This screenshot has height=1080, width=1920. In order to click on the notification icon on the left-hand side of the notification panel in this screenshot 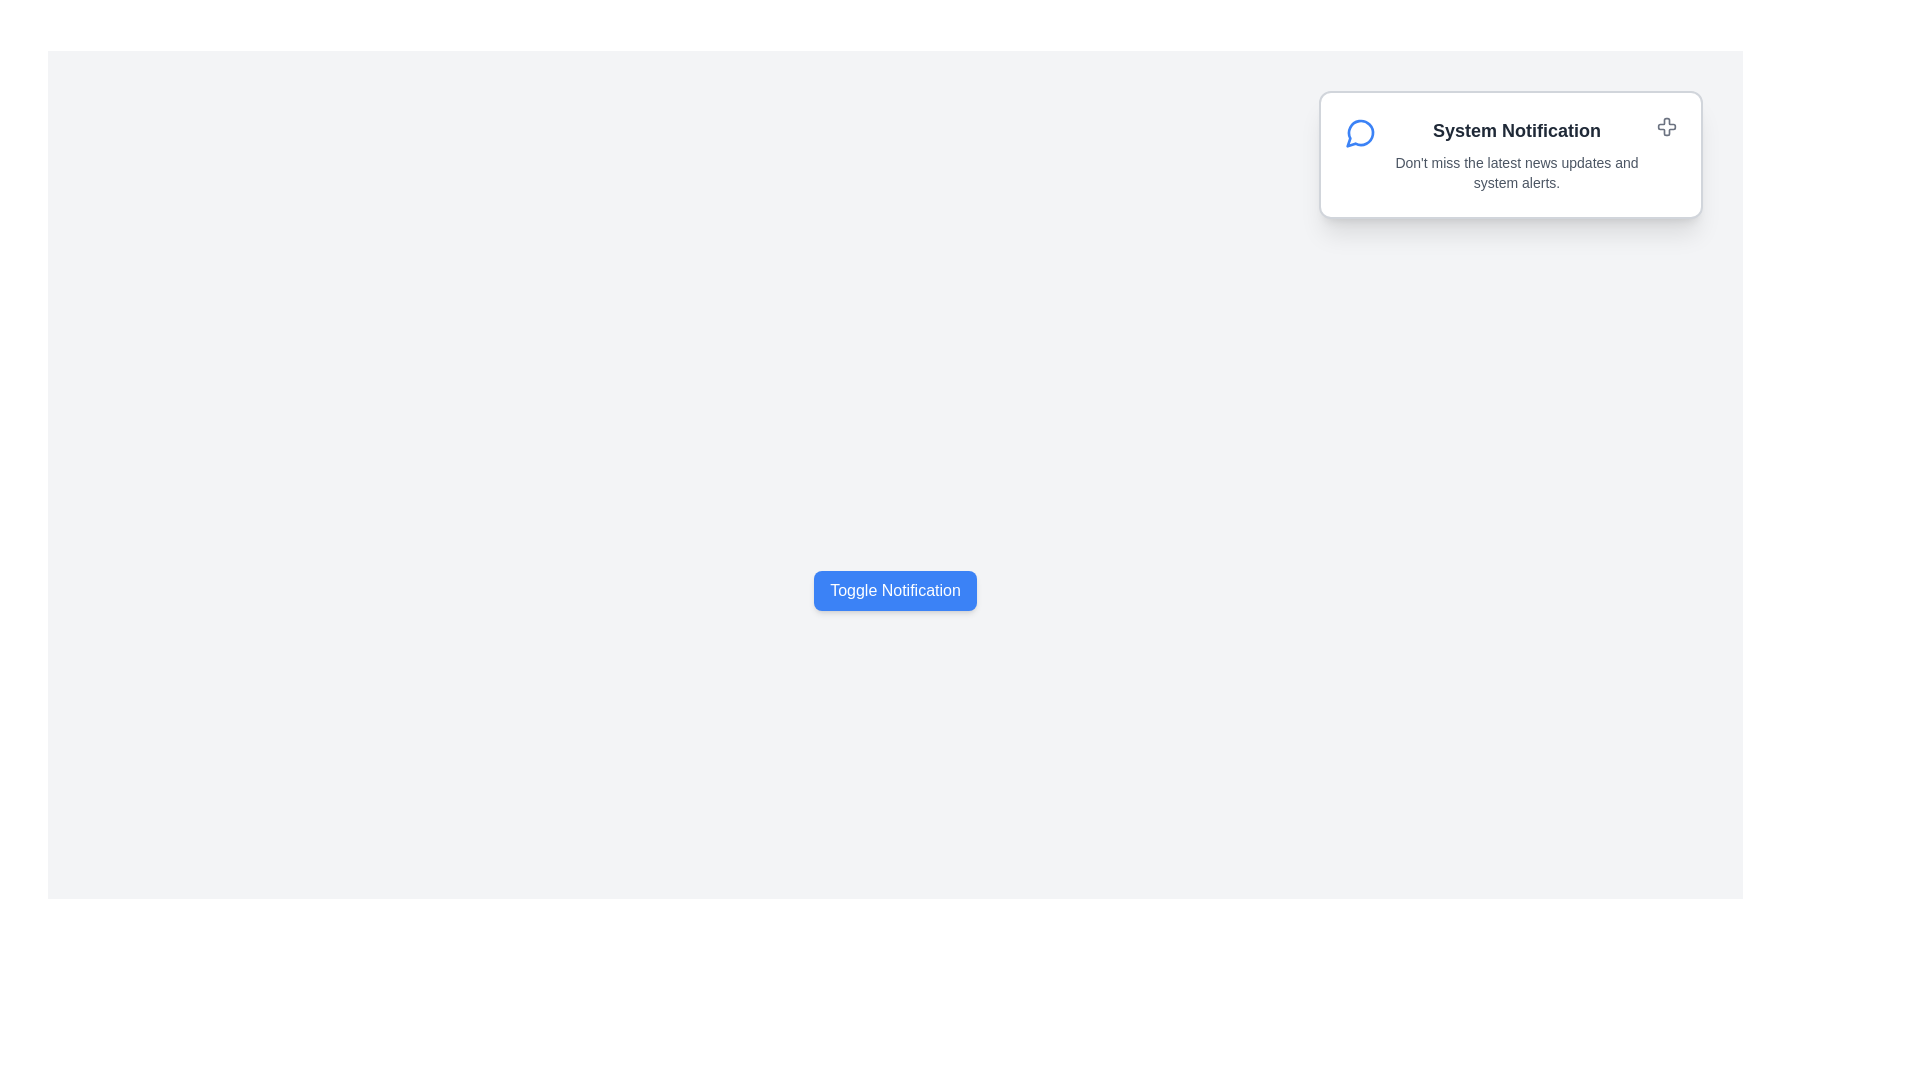, I will do `click(1360, 133)`.